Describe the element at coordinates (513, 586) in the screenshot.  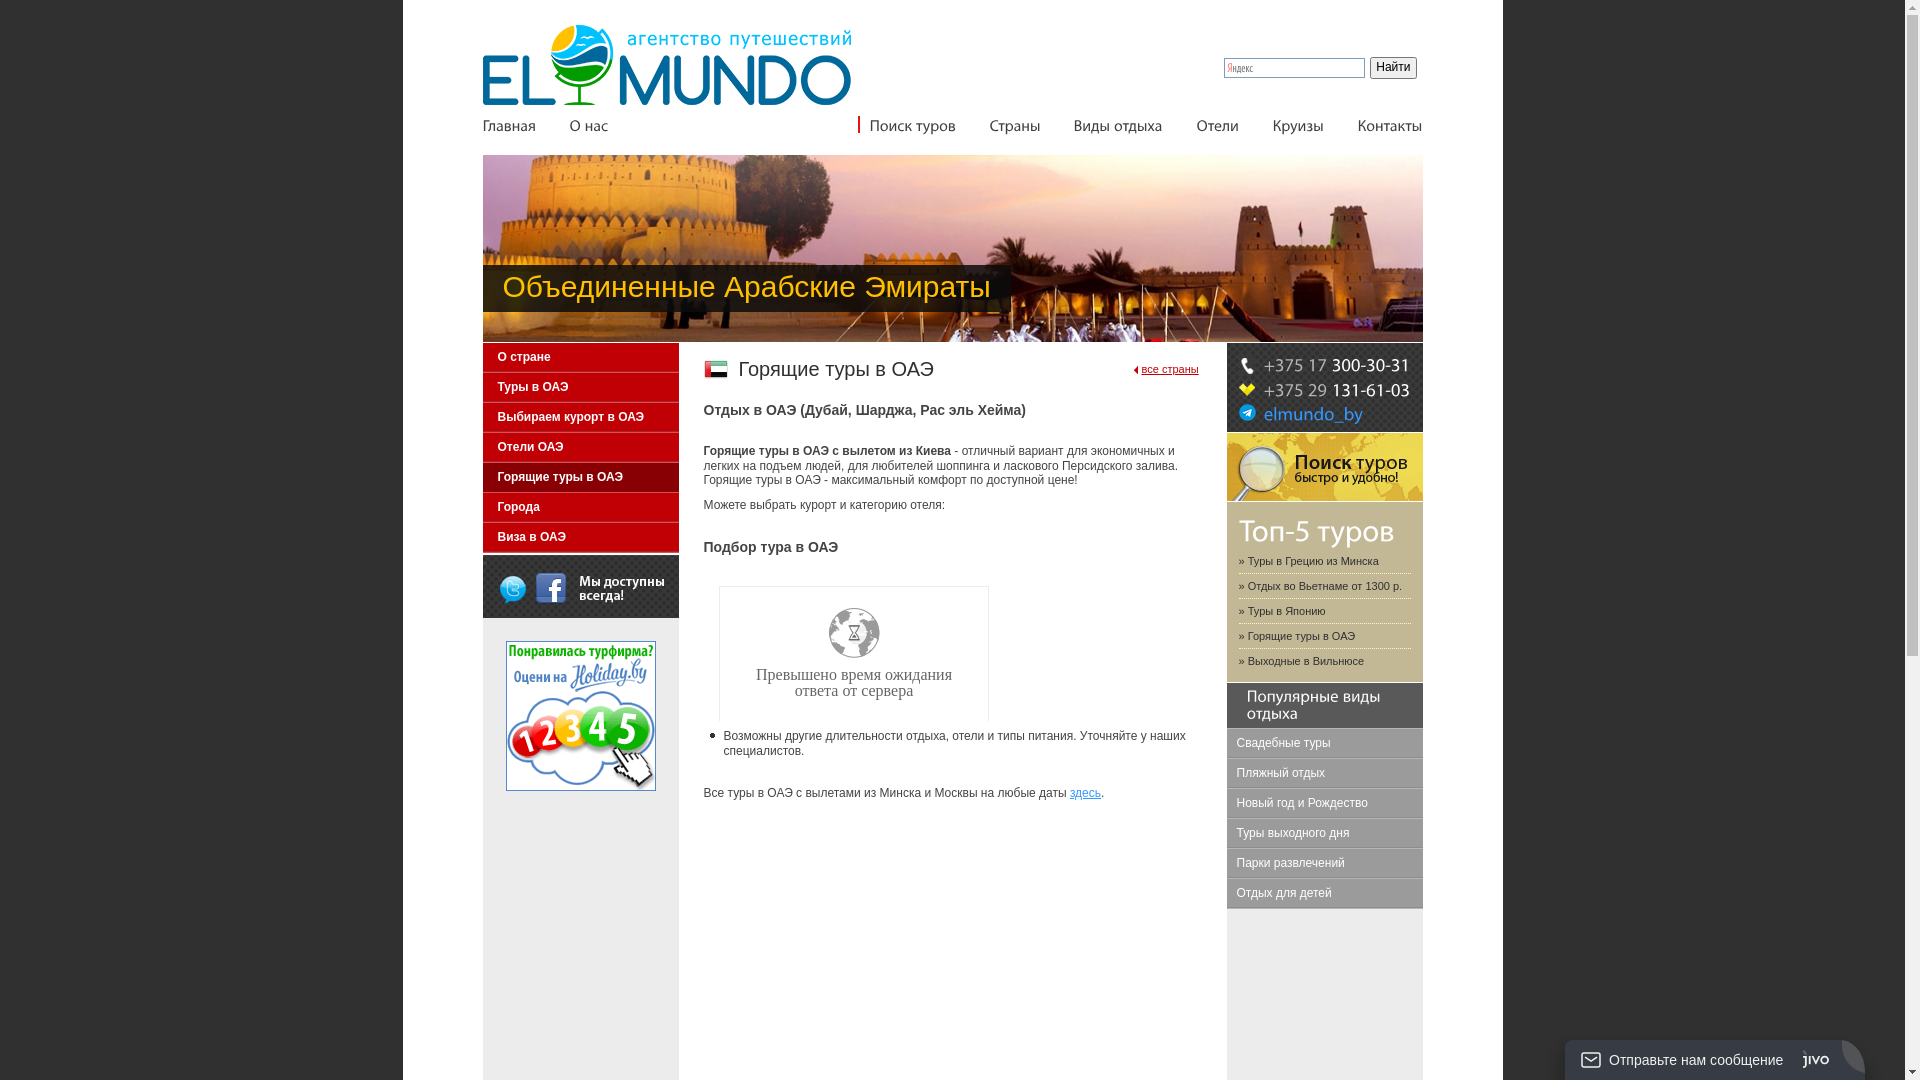
I see `' '` at that location.